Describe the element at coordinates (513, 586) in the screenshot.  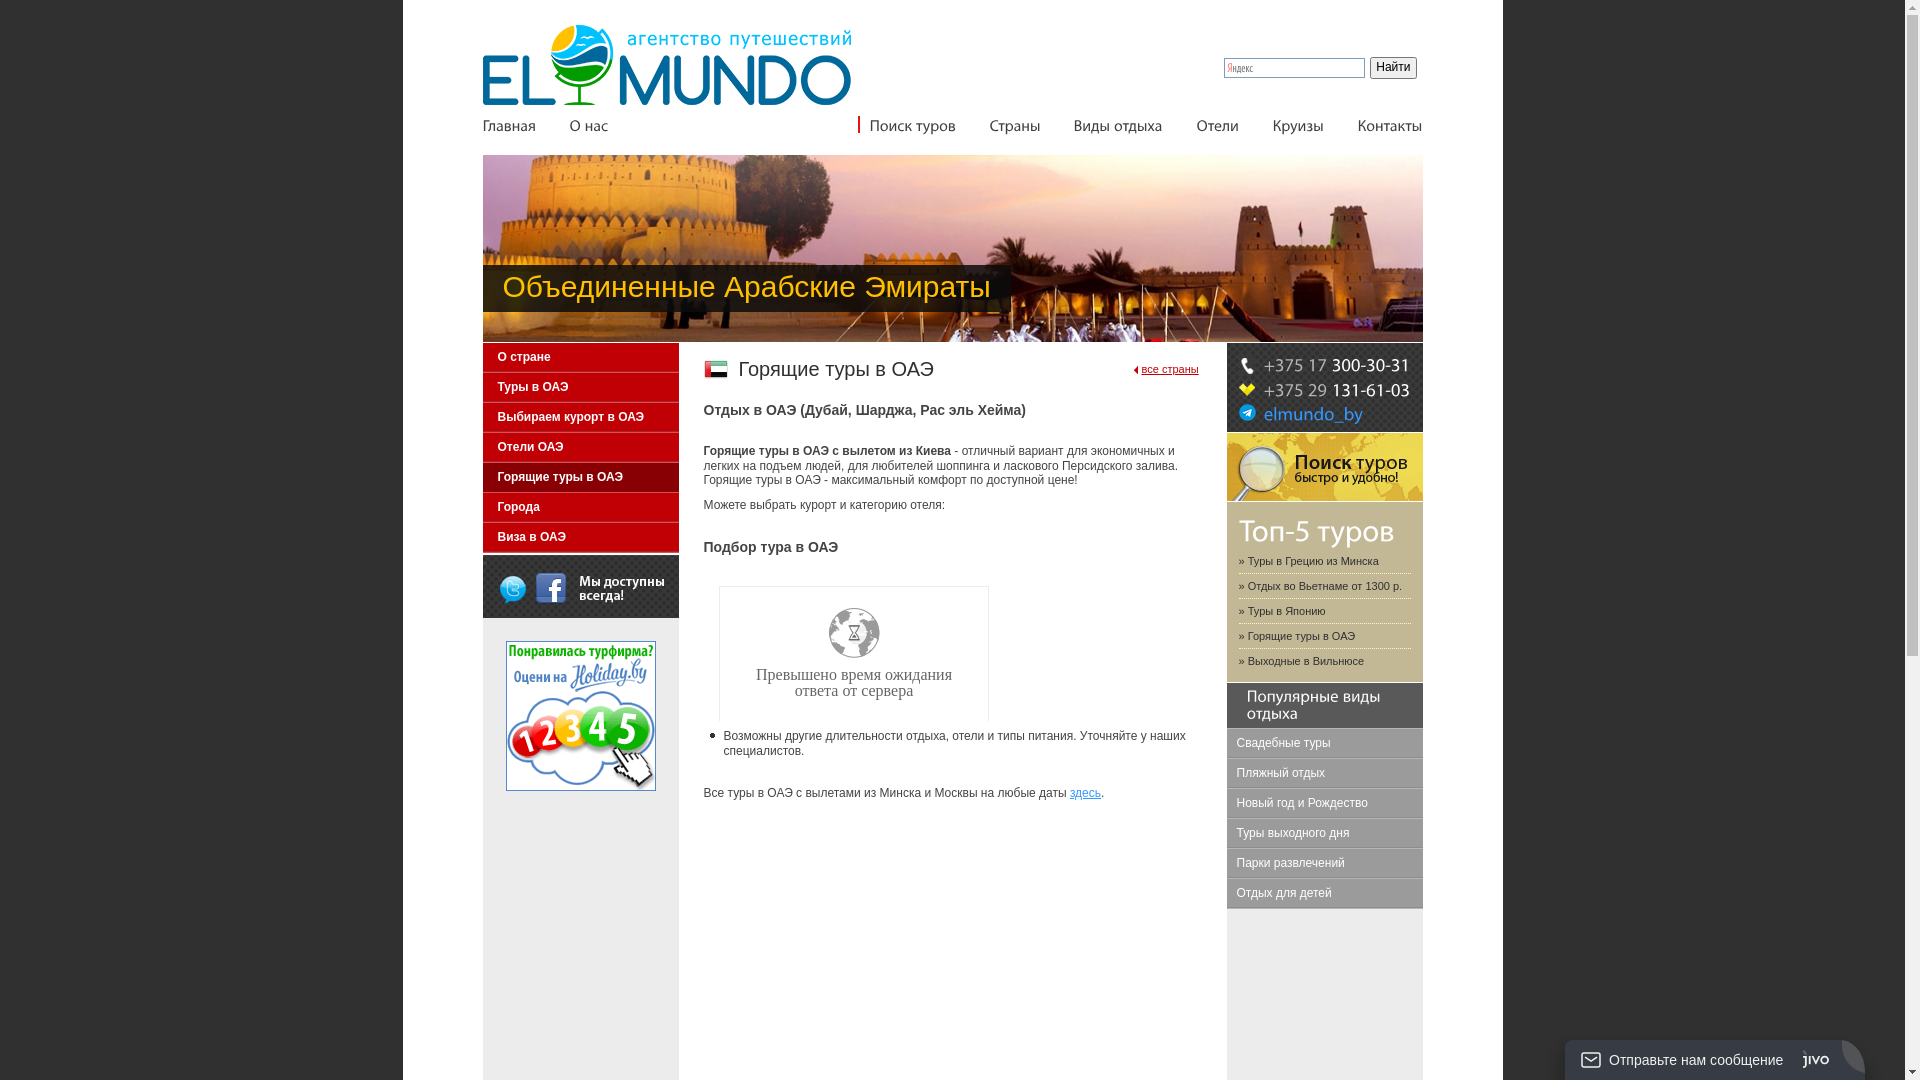
I see `' '` at that location.